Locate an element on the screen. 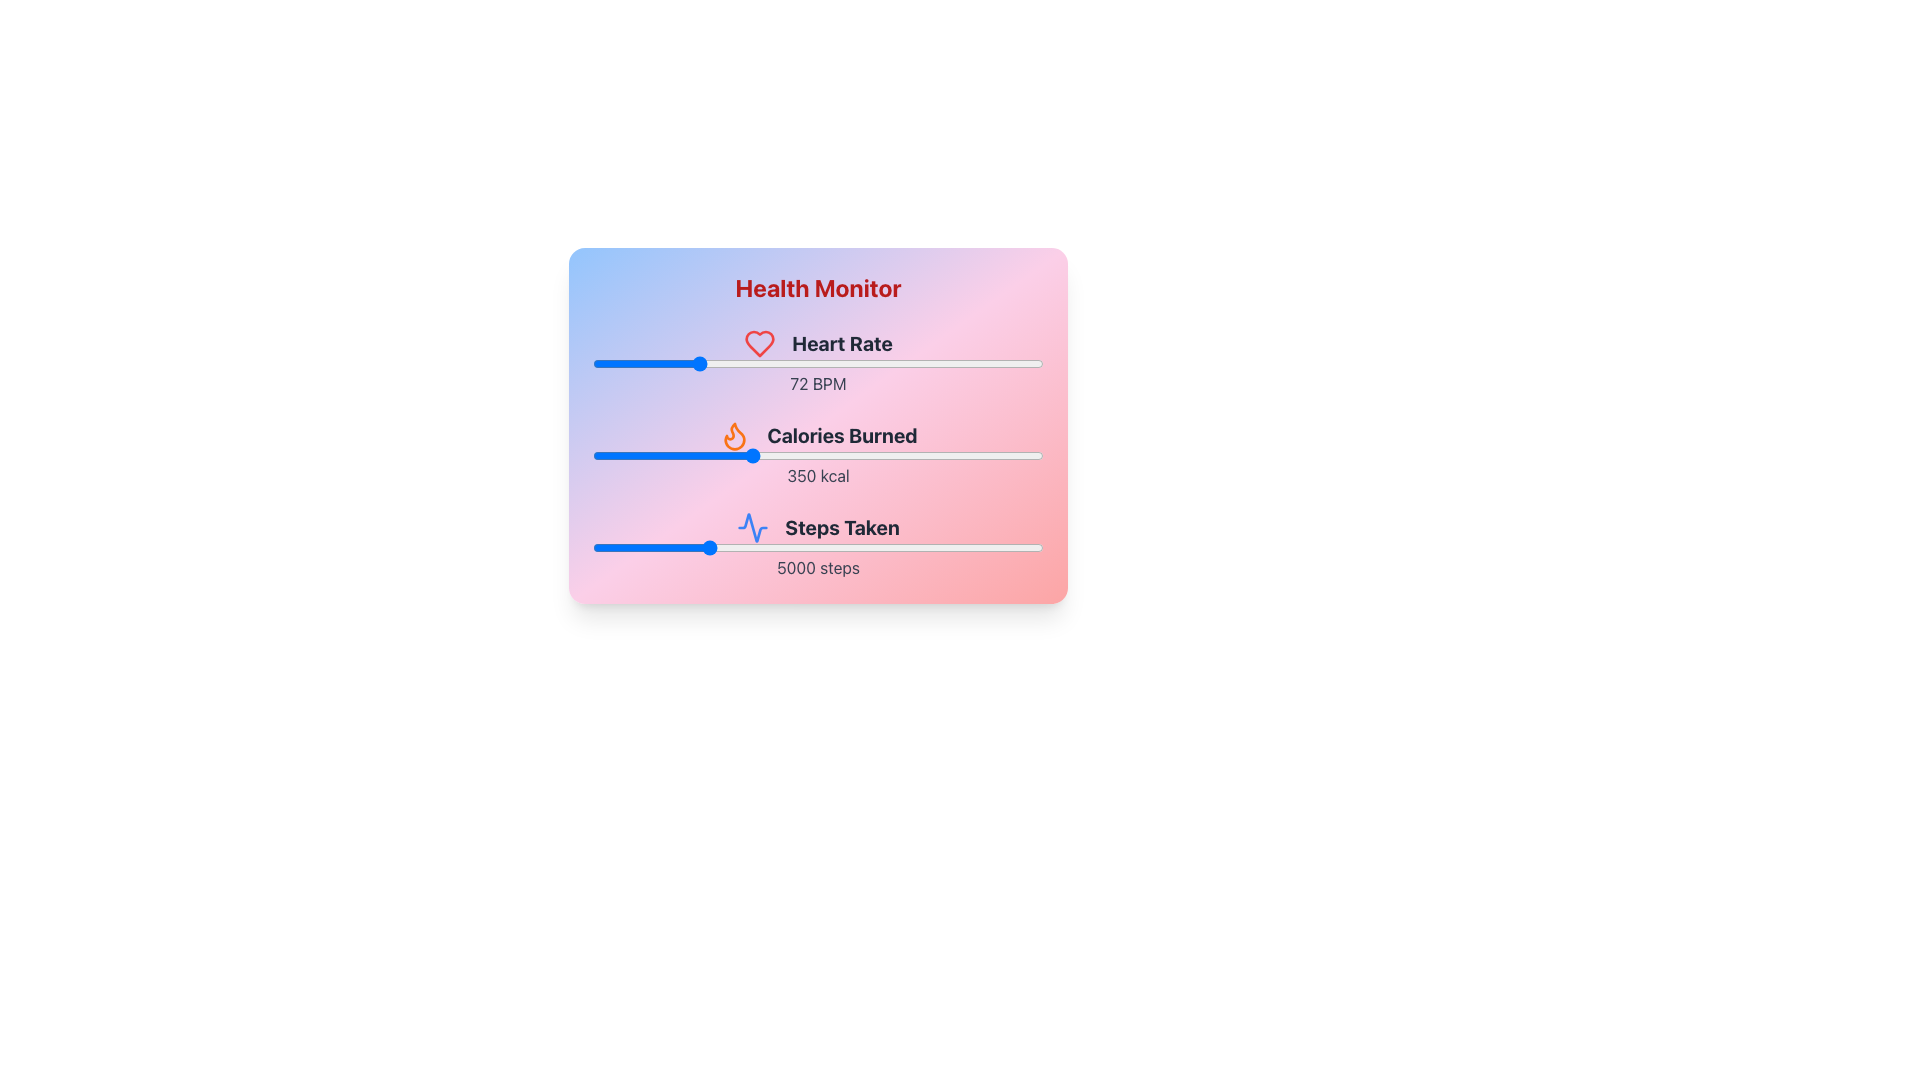 The width and height of the screenshot is (1920, 1080). calories burned is located at coordinates (685, 455).